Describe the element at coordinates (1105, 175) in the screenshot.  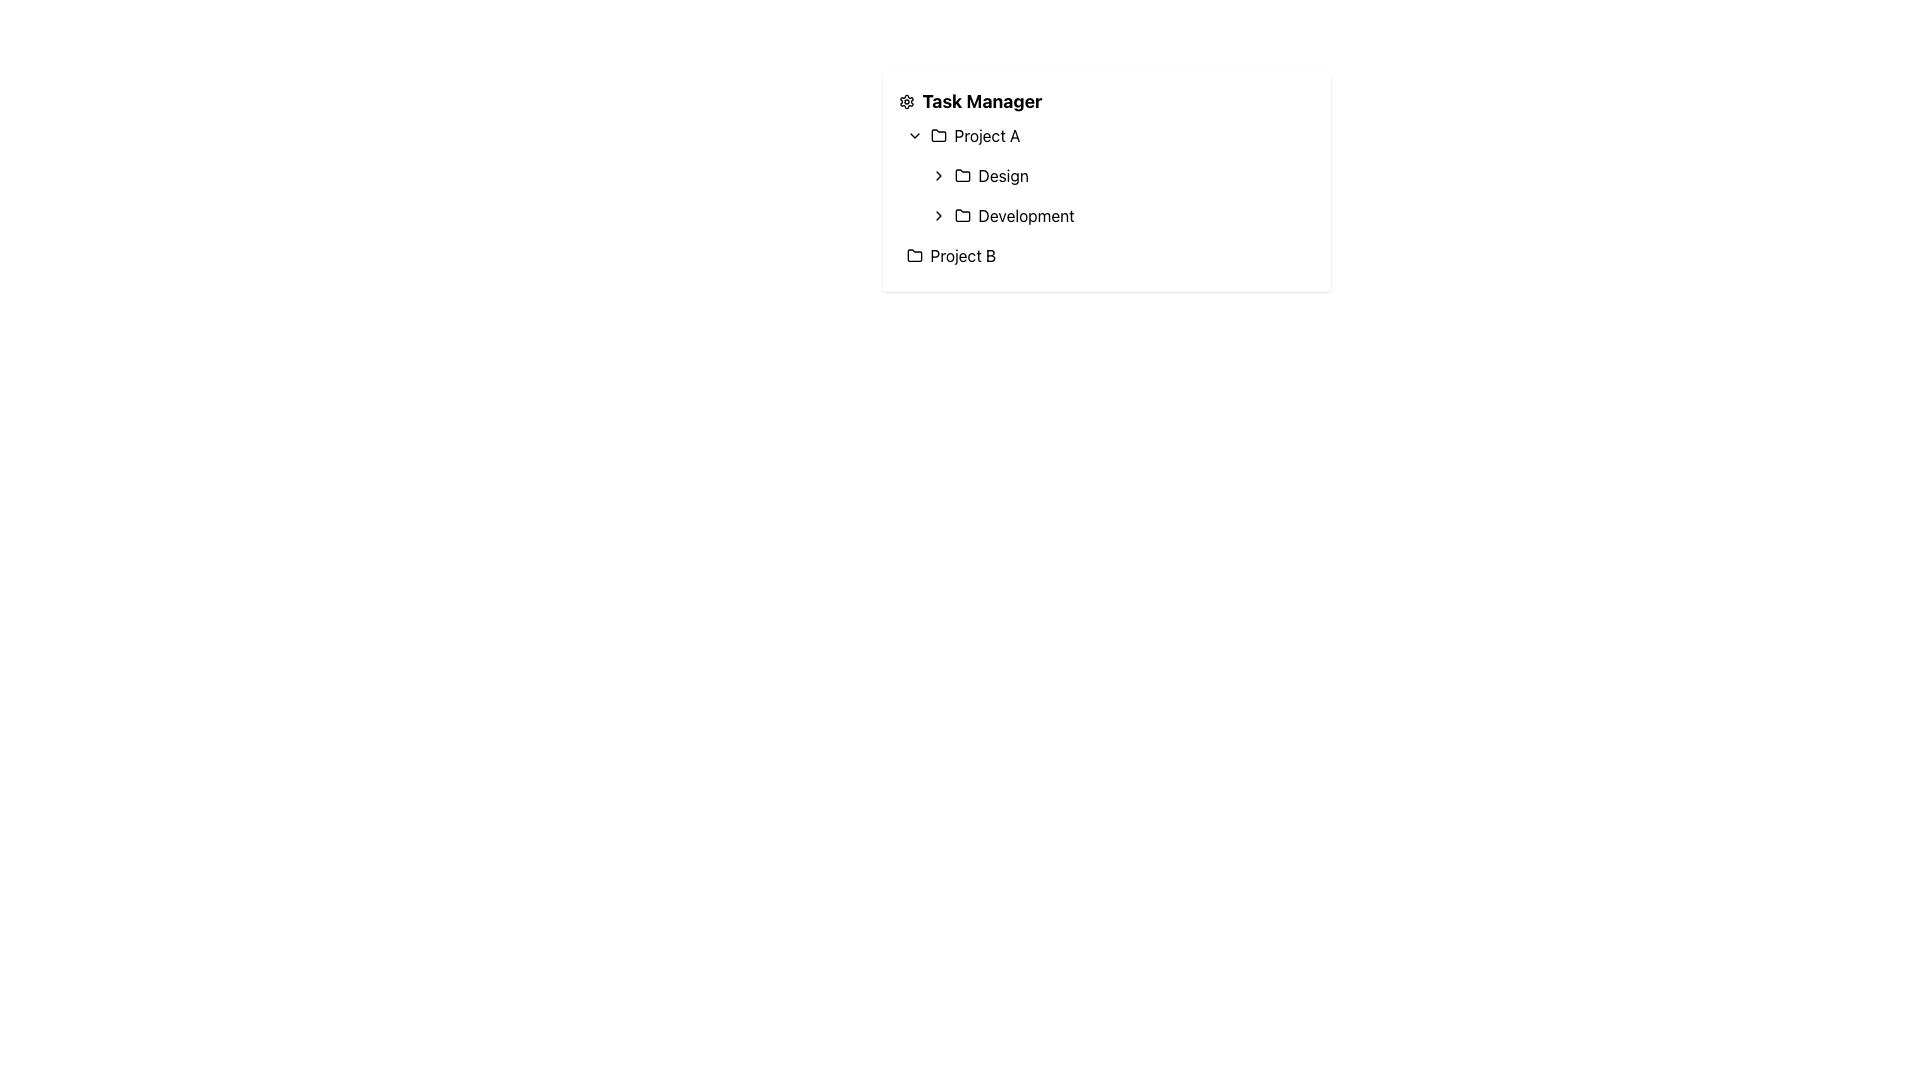
I see `the hierarchical list item titled 'Project ADesignDevelopment'` at that location.